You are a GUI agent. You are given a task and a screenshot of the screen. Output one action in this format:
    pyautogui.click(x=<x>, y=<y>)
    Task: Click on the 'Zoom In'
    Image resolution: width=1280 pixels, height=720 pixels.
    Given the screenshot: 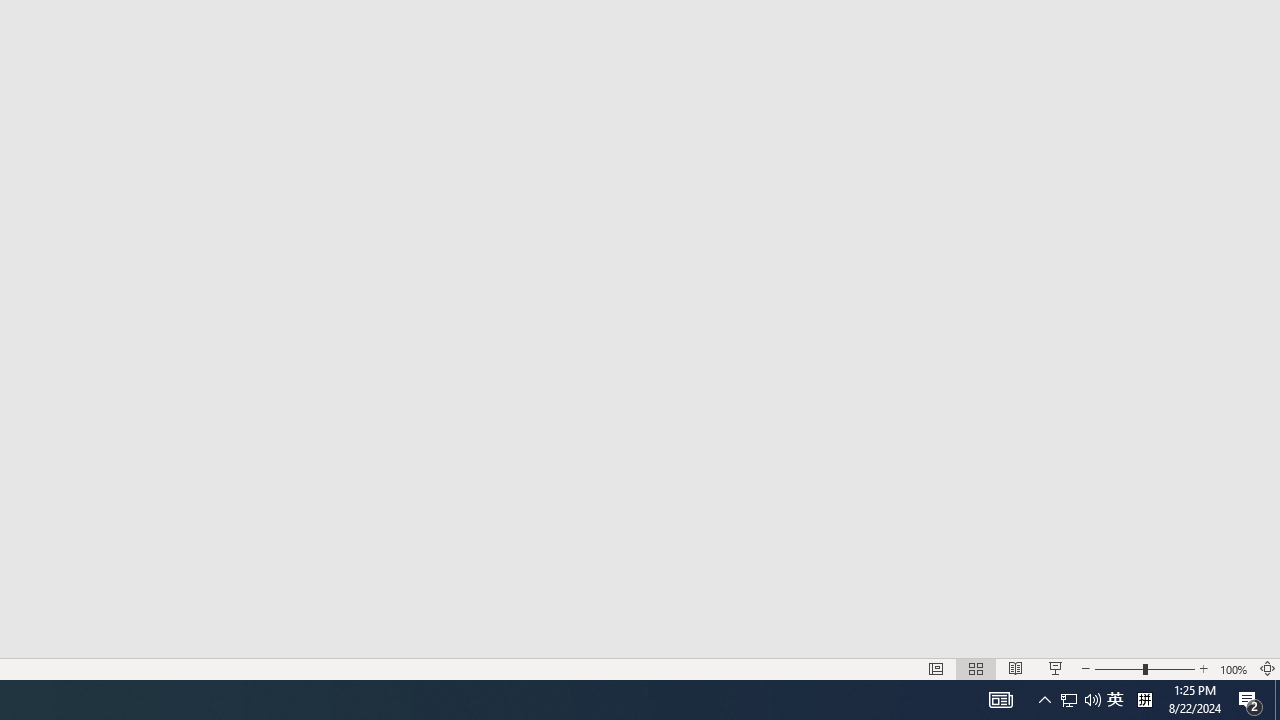 What is the action you would take?
    pyautogui.click(x=1203, y=669)
    